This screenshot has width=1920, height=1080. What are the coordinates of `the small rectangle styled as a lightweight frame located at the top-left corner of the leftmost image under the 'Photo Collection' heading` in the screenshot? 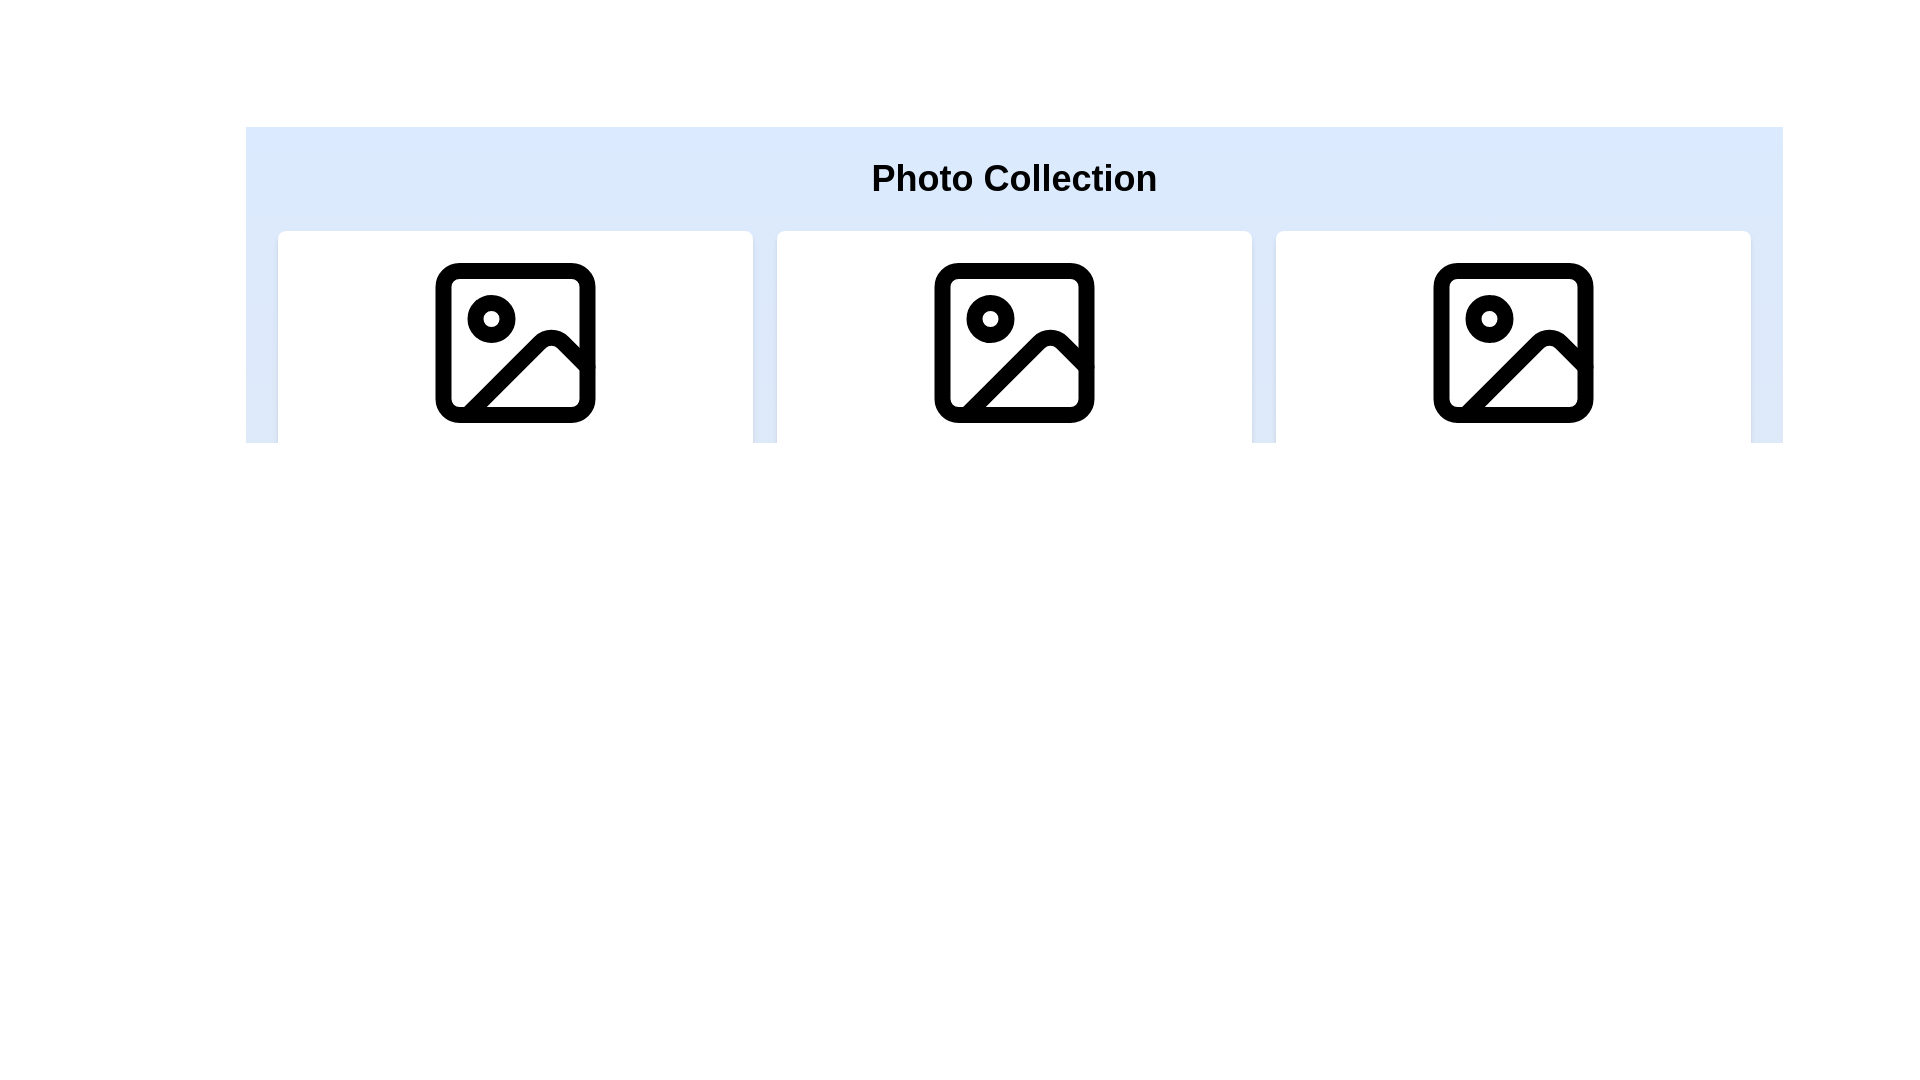 It's located at (515, 342).